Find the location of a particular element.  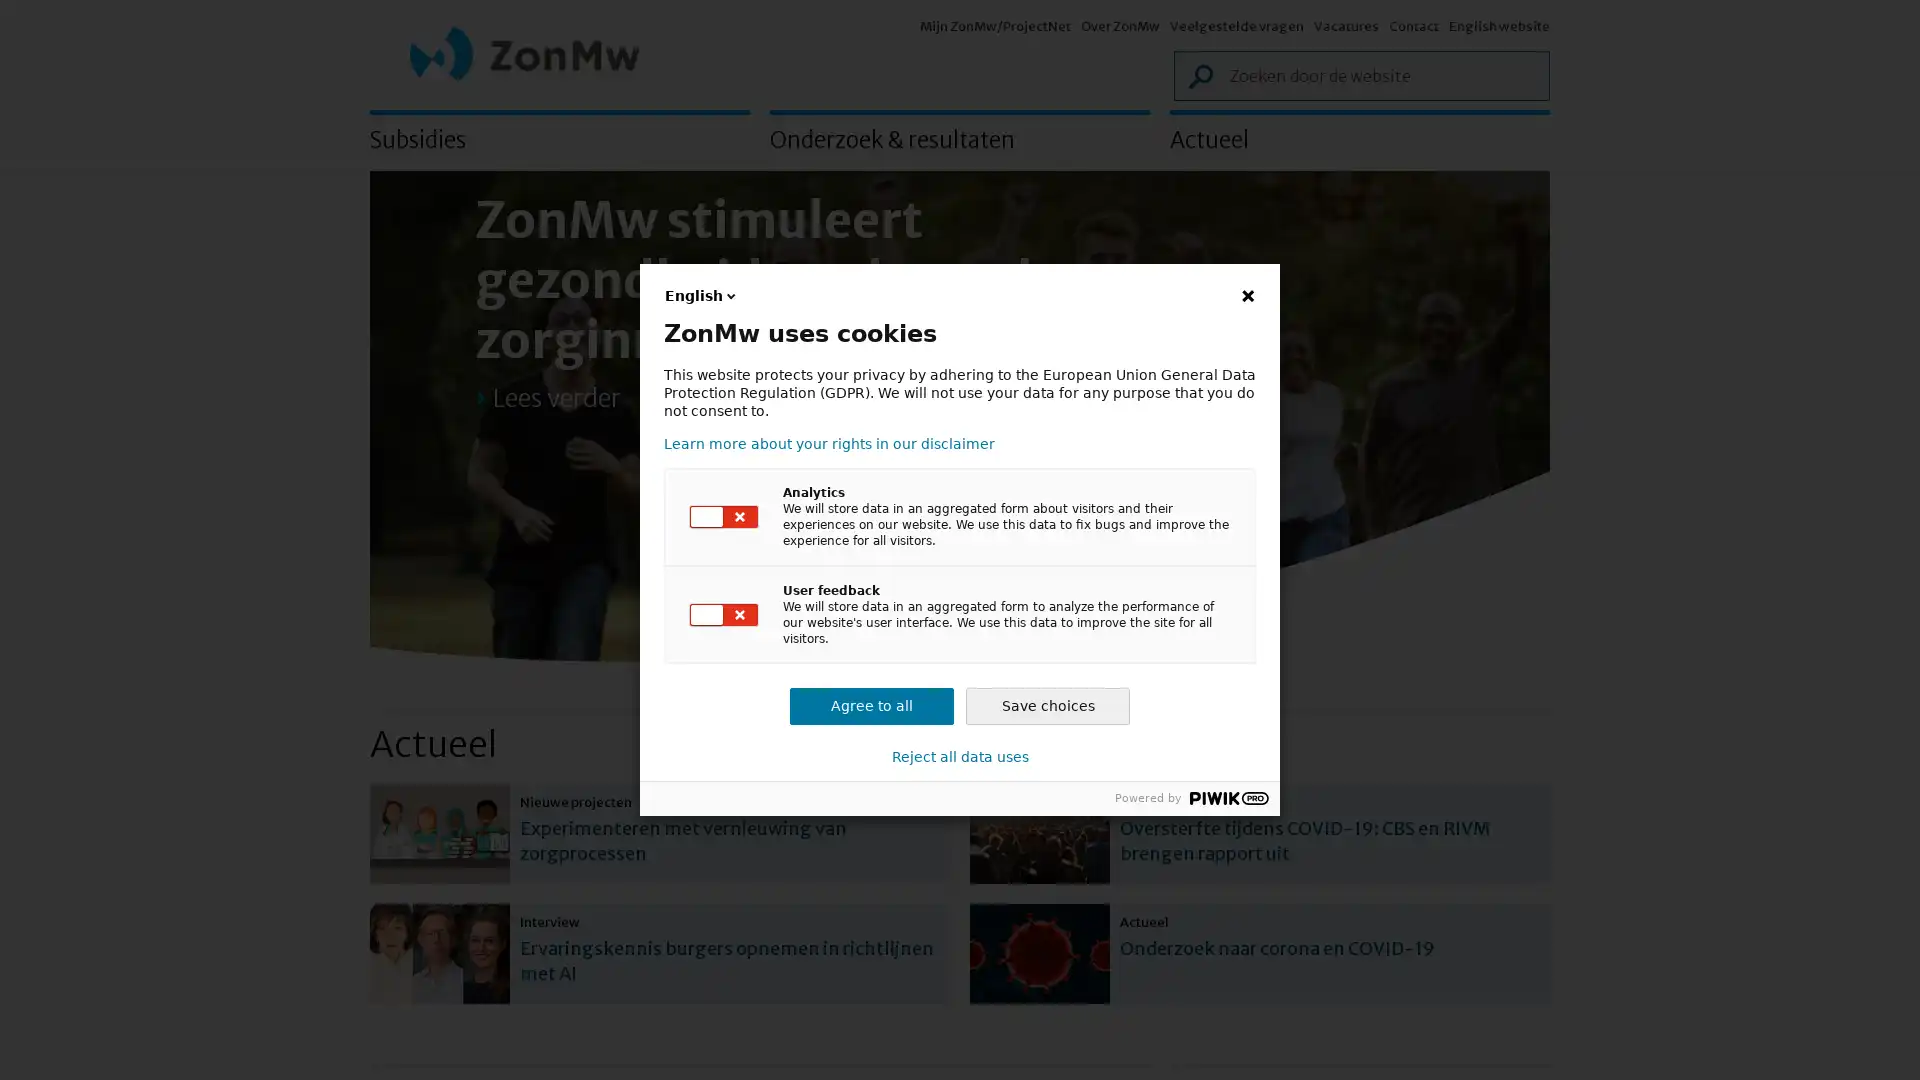

Save choices is located at coordinates (1046, 705).